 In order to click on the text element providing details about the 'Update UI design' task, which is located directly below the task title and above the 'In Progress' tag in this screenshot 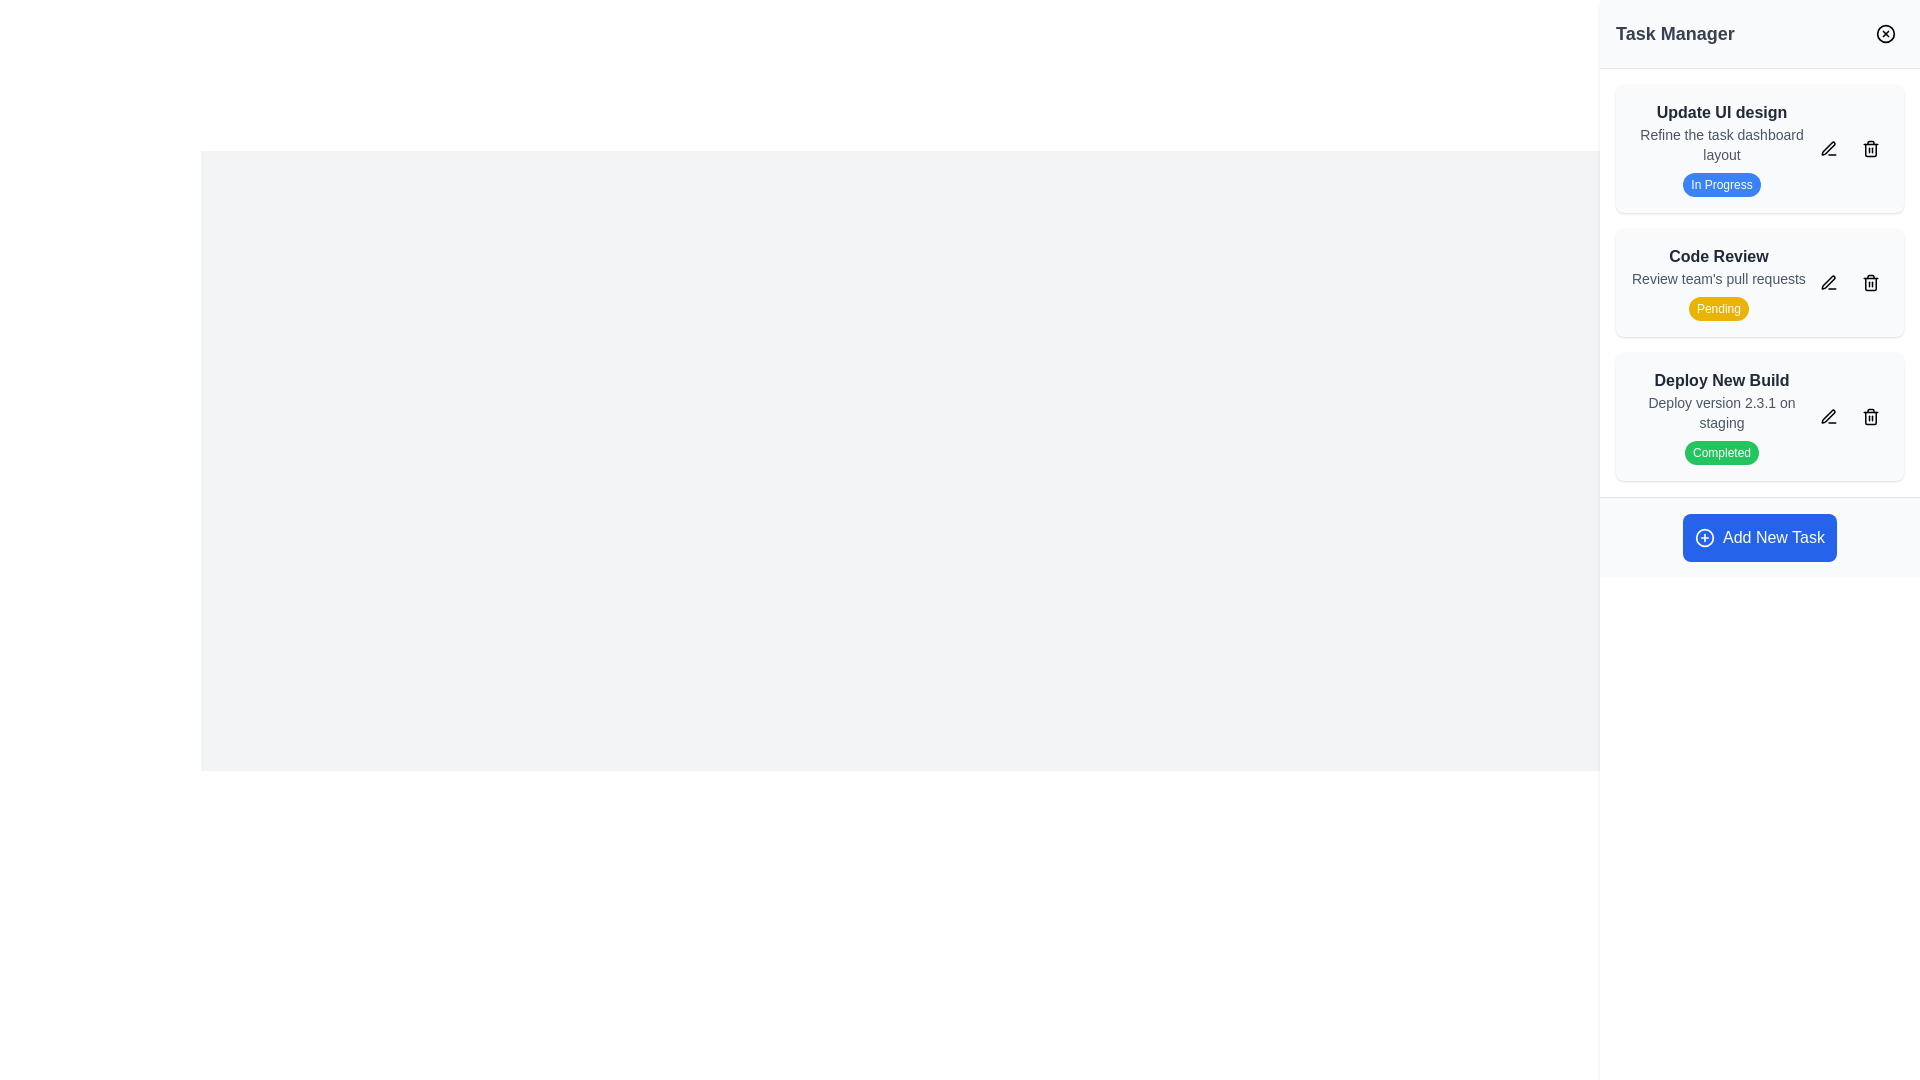, I will do `click(1721, 144)`.